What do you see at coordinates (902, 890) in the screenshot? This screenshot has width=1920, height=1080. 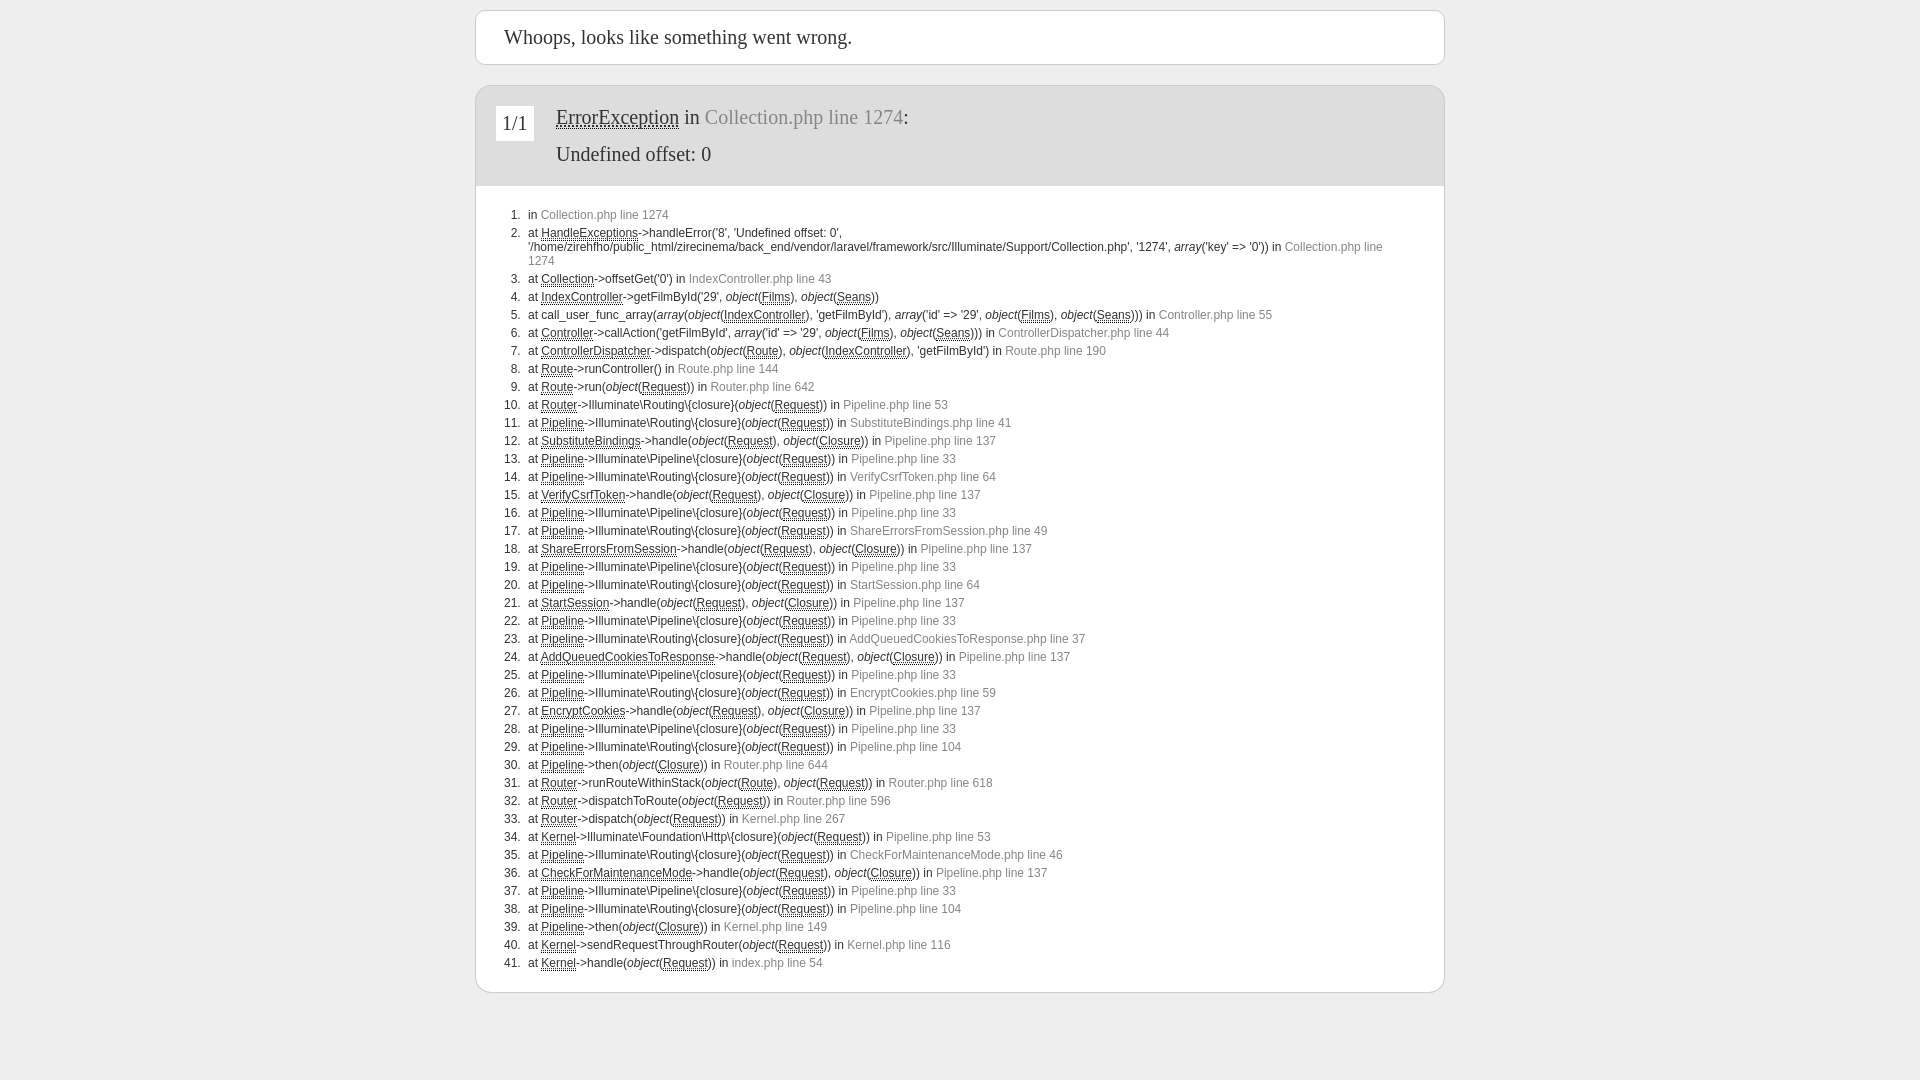 I see `'Pipeline.php line 33'` at bounding box center [902, 890].